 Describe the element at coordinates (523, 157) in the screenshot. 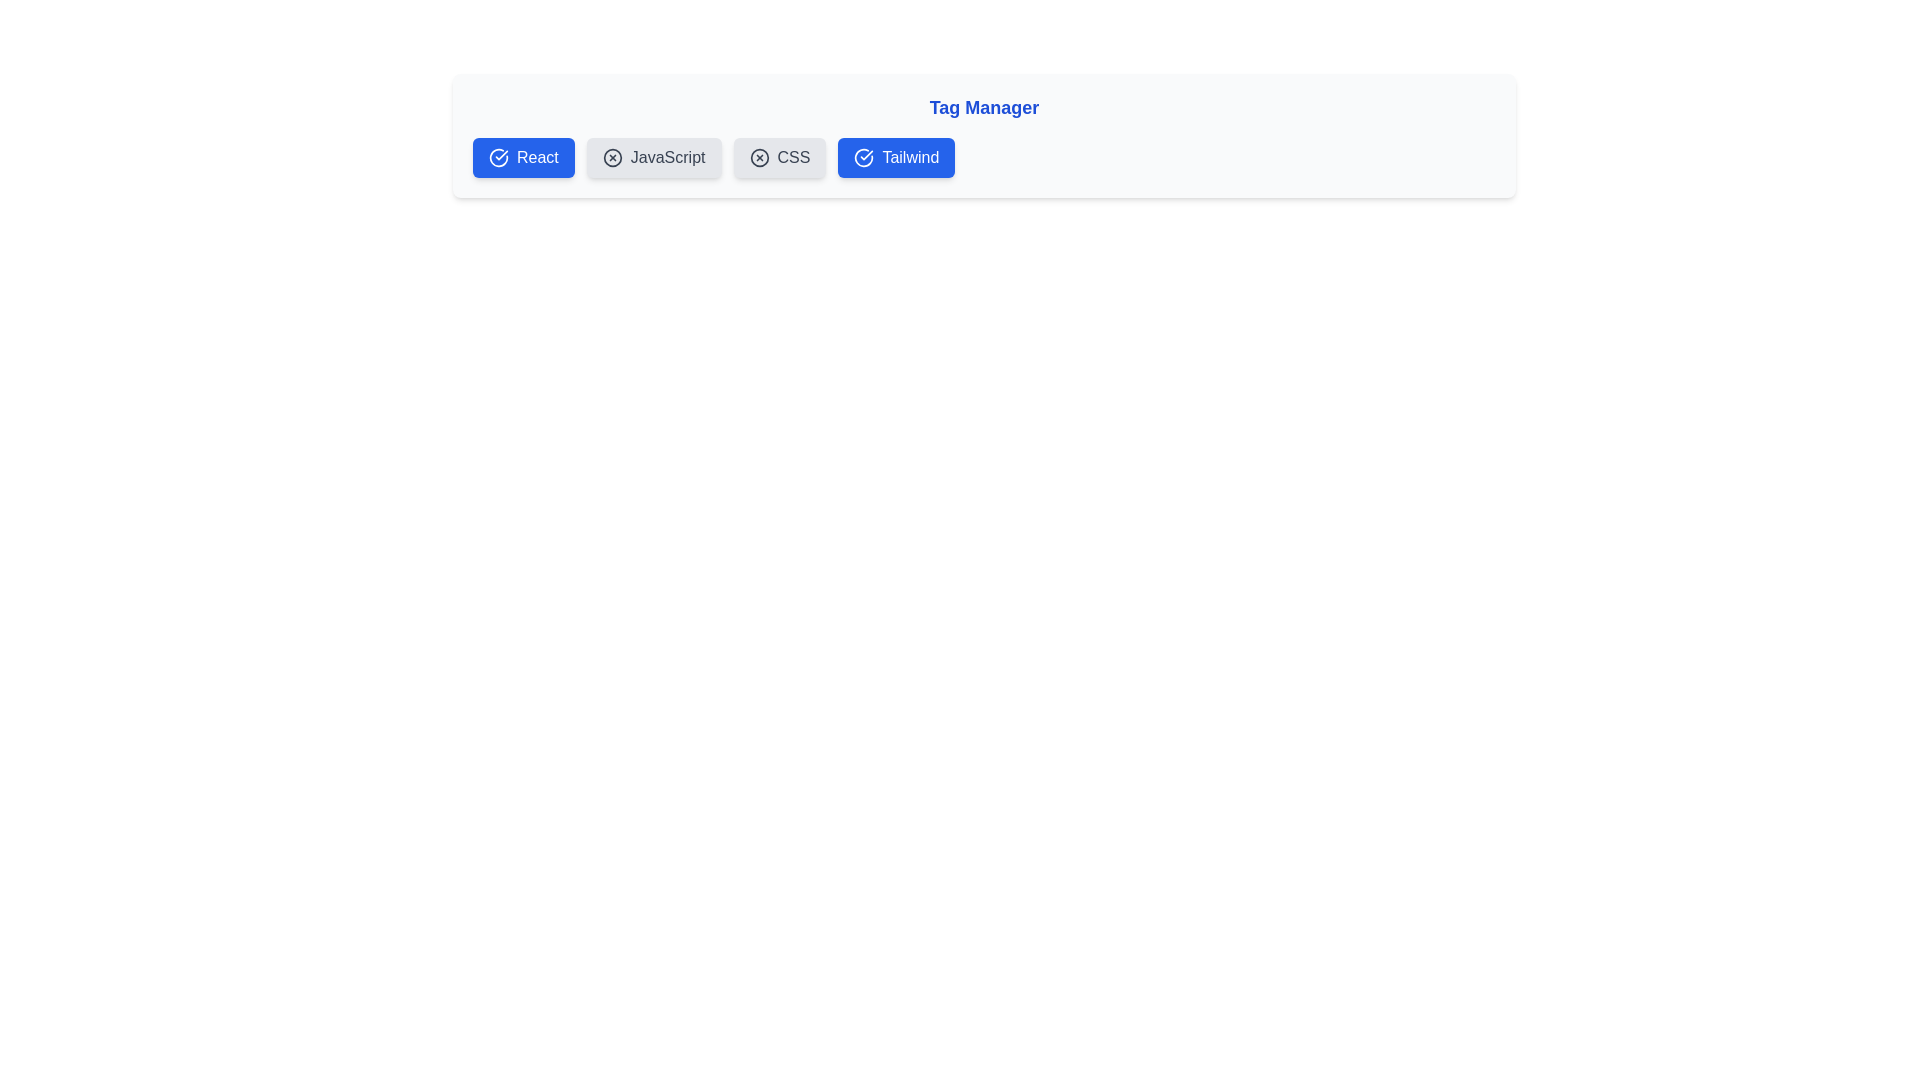

I see `the tag labeled React to observe hover effects` at that location.